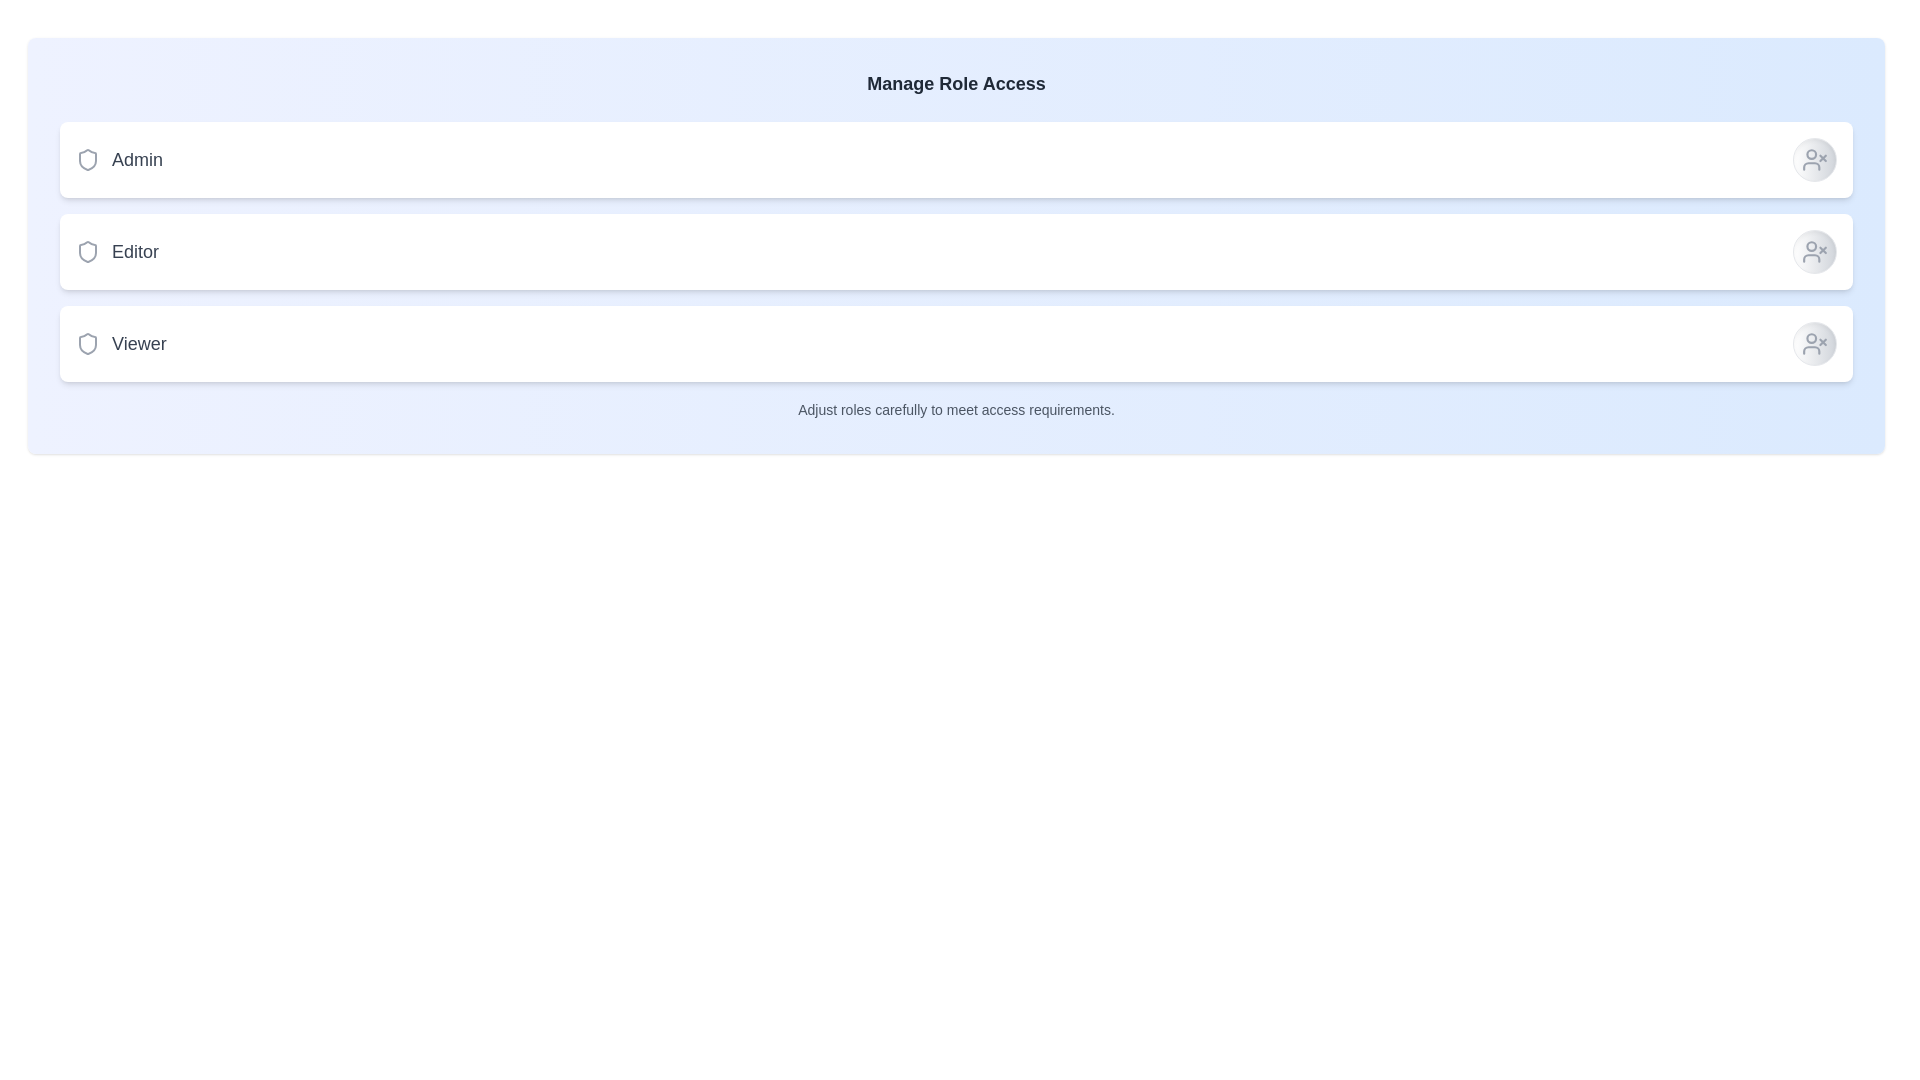 The image size is (1920, 1080). I want to click on the circular button with a gradient background and a user icon with a cross beside it, located in the 'Editor' section, so click(1814, 250).